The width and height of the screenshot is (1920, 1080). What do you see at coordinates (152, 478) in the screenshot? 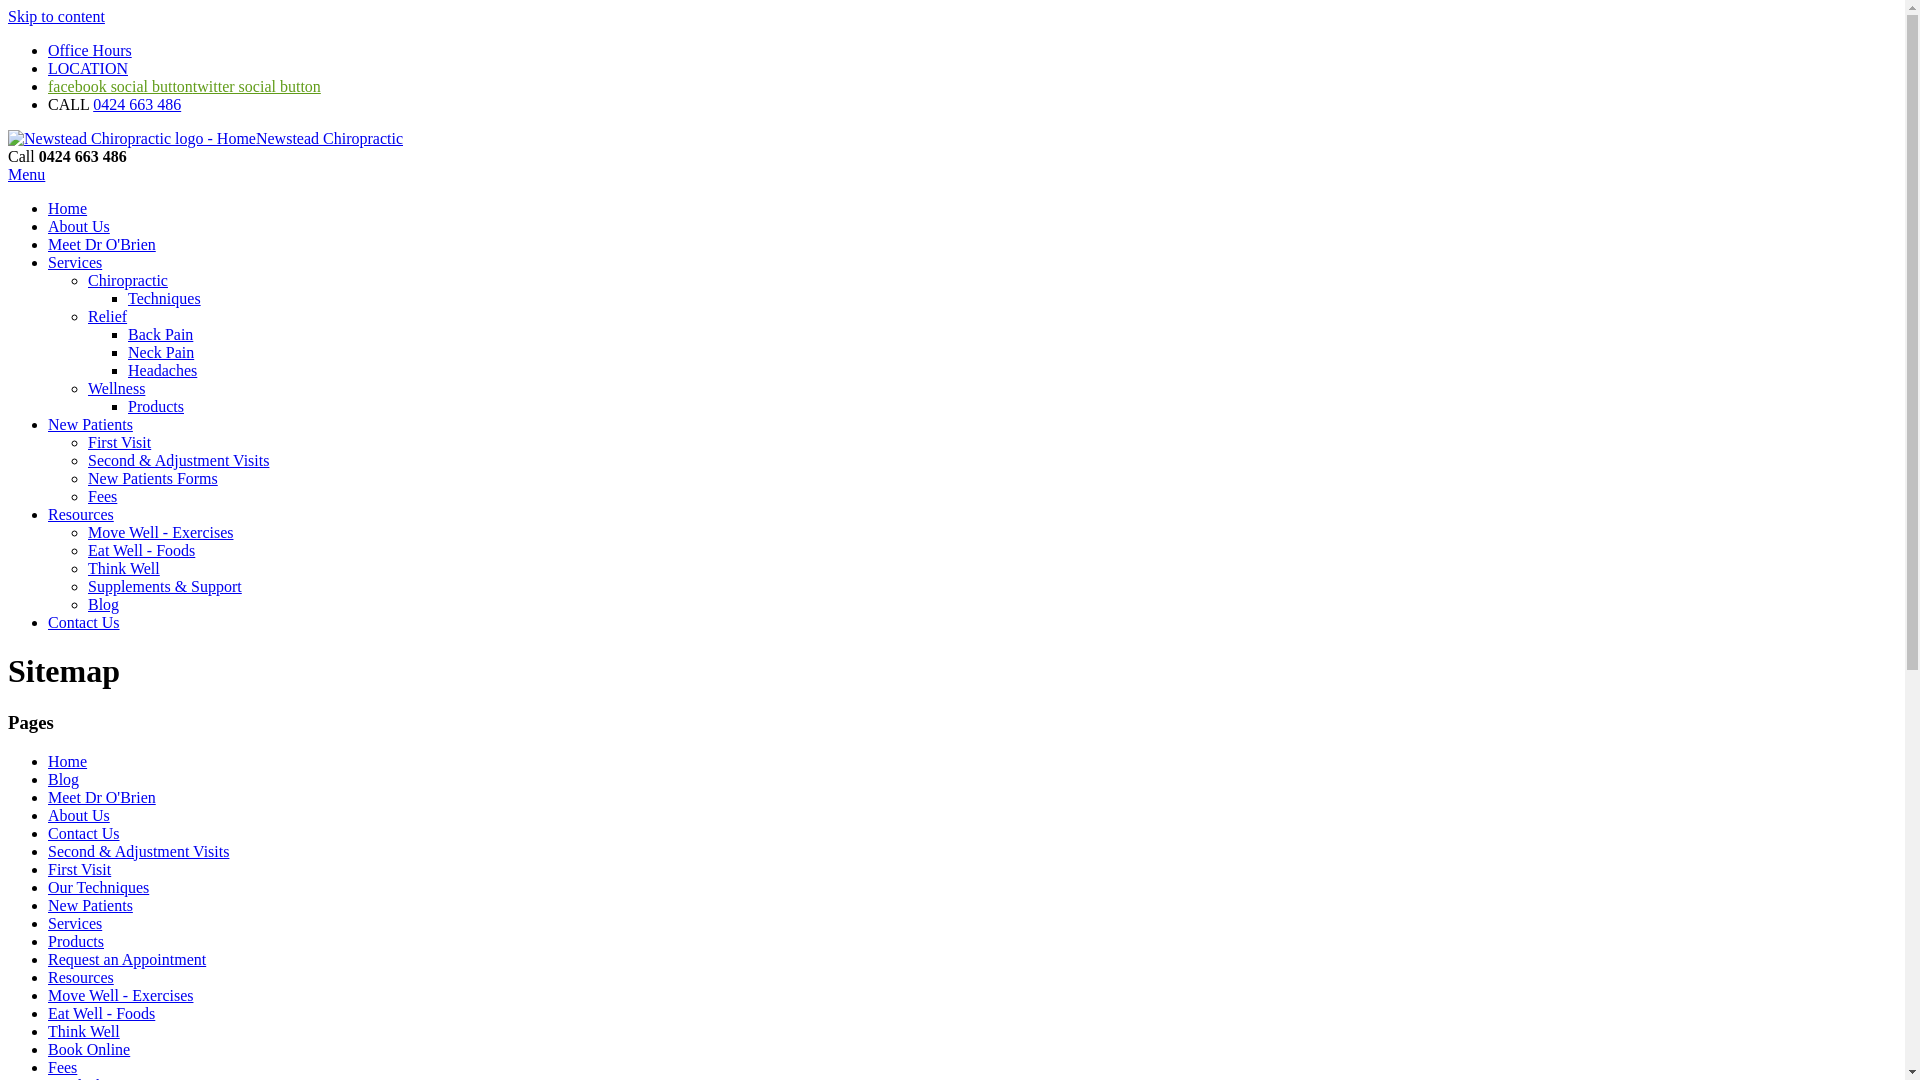
I see `'New Patients Forms'` at bounding box center [152, 478].